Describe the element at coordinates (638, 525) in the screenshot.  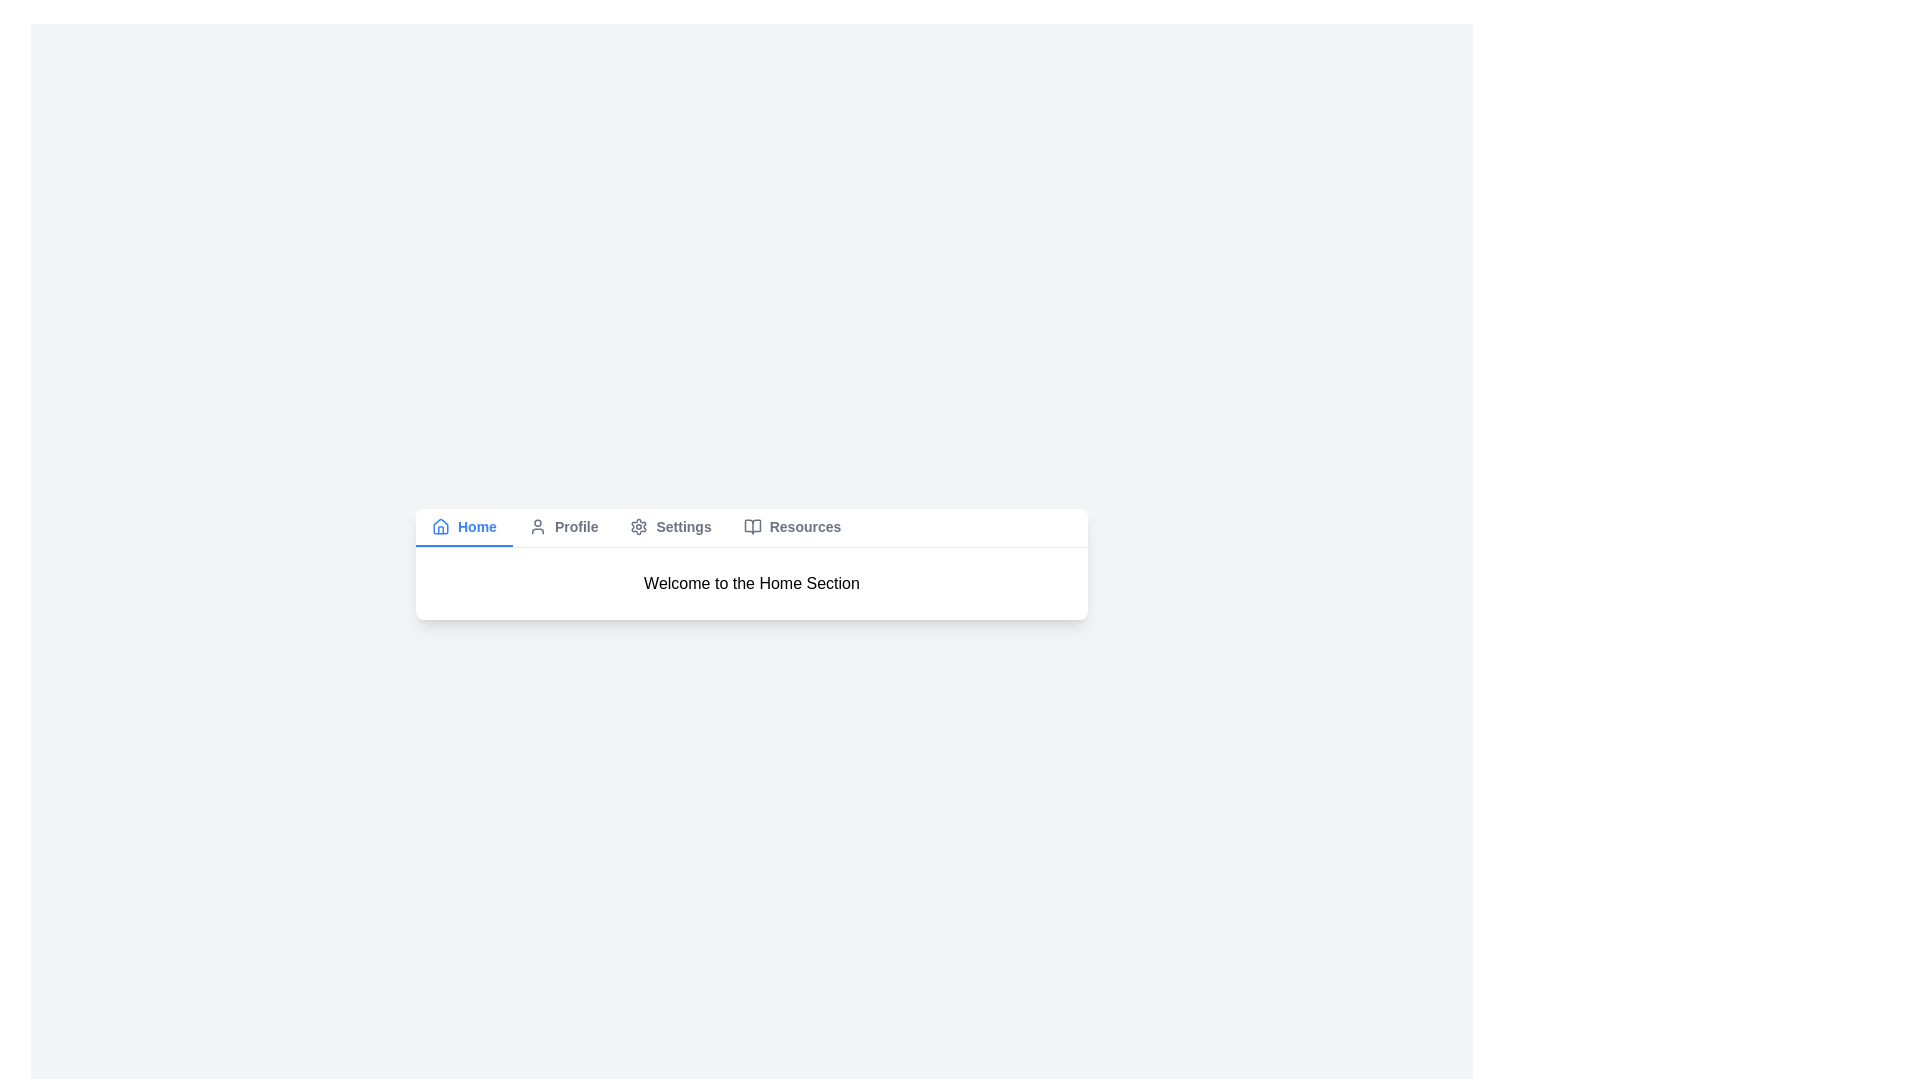
I see `the gear-shaped settings icon located in the navigation bar` at that location.